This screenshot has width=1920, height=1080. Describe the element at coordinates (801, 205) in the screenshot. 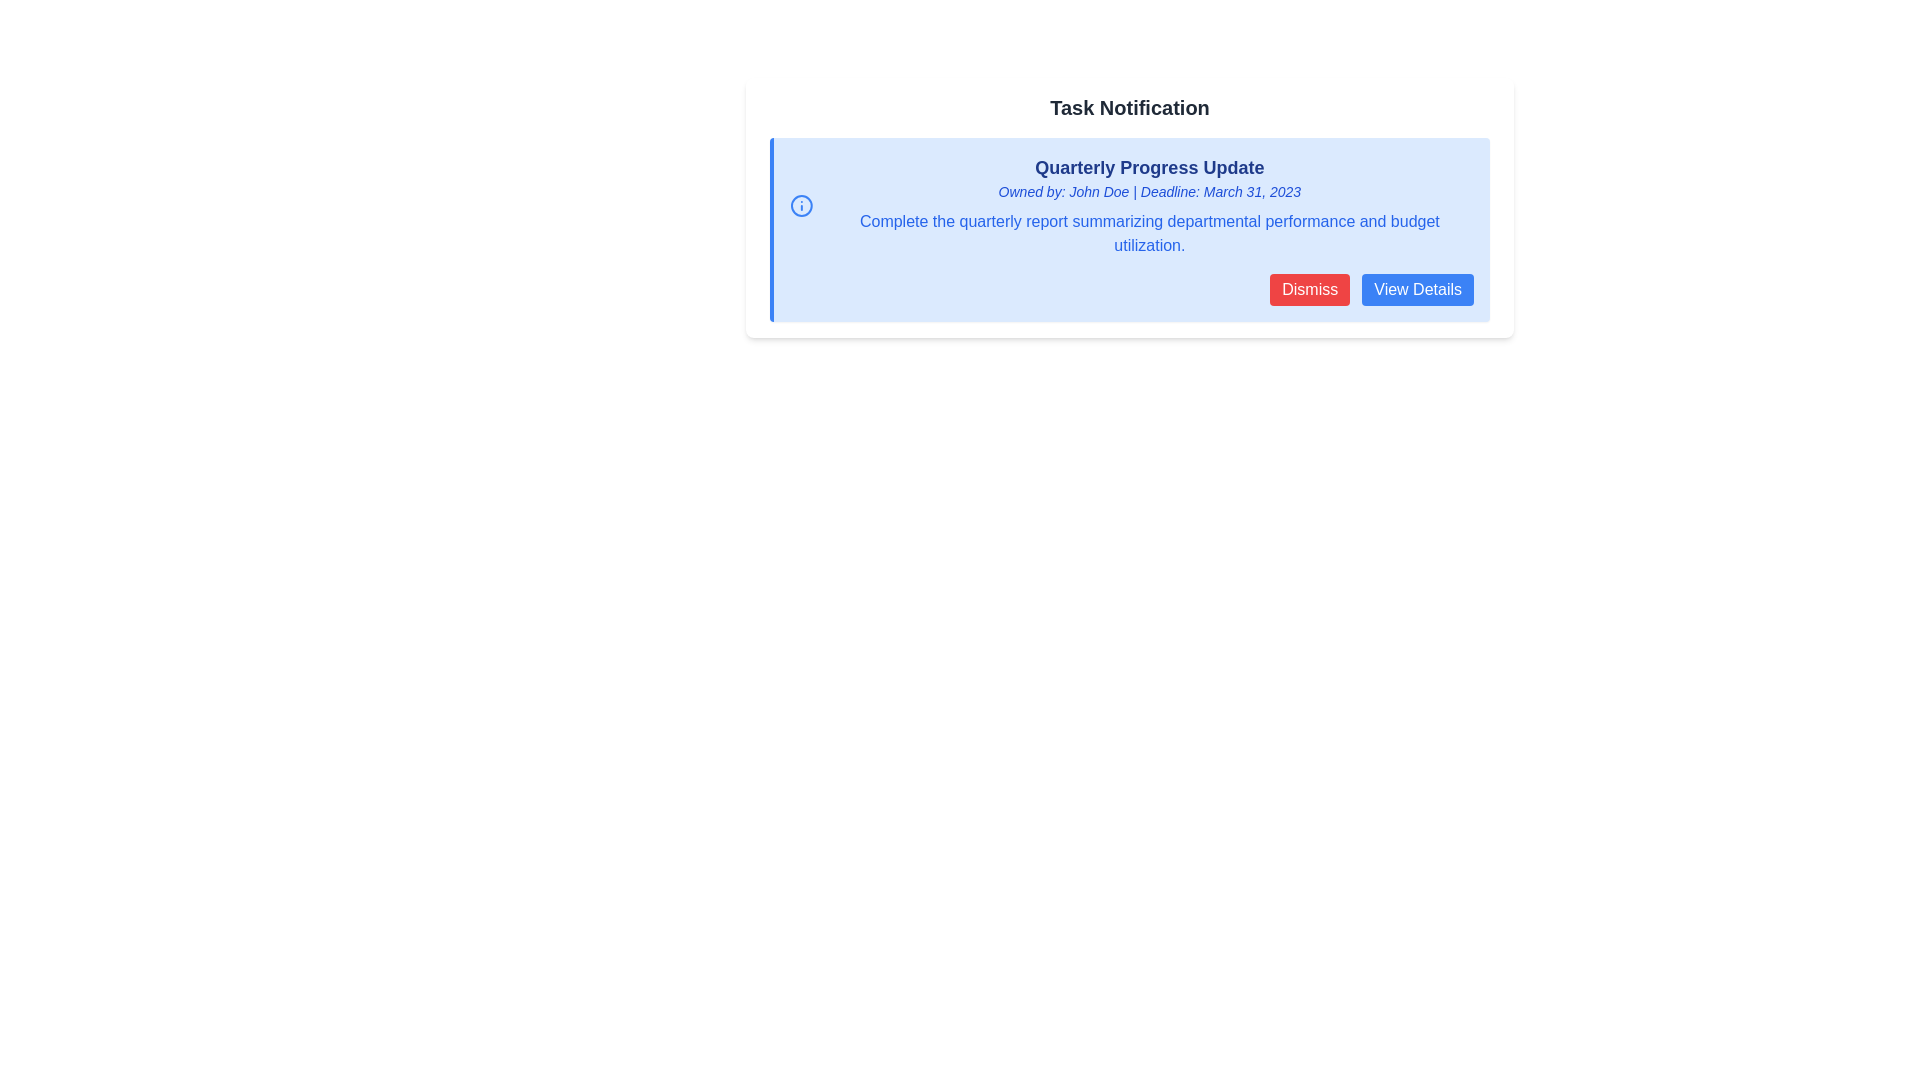

I see `the icon located on the left side within the blue section titled 'Quarterly Progress Update', which serves as a visual indicator for the content it accompanies` at that location.